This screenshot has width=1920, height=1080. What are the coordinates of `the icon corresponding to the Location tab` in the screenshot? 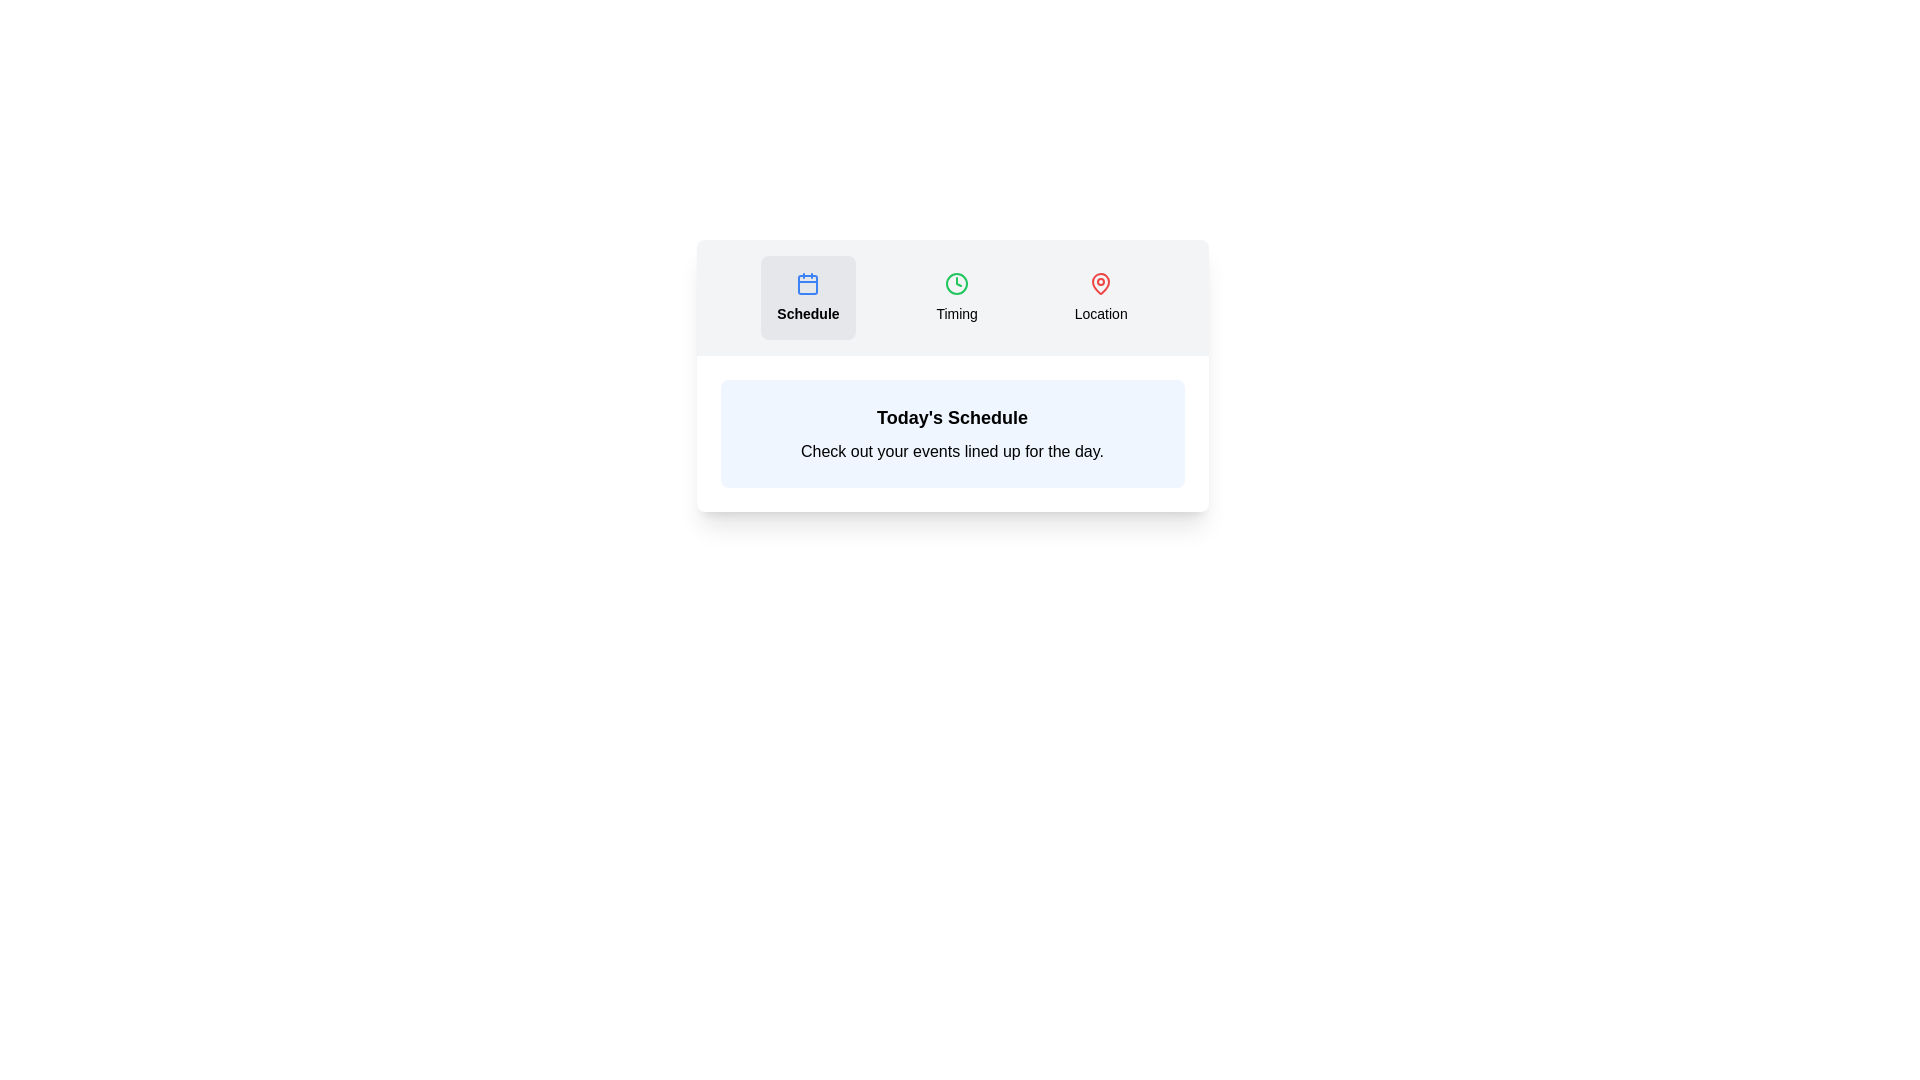 It's located at (1099, 284).